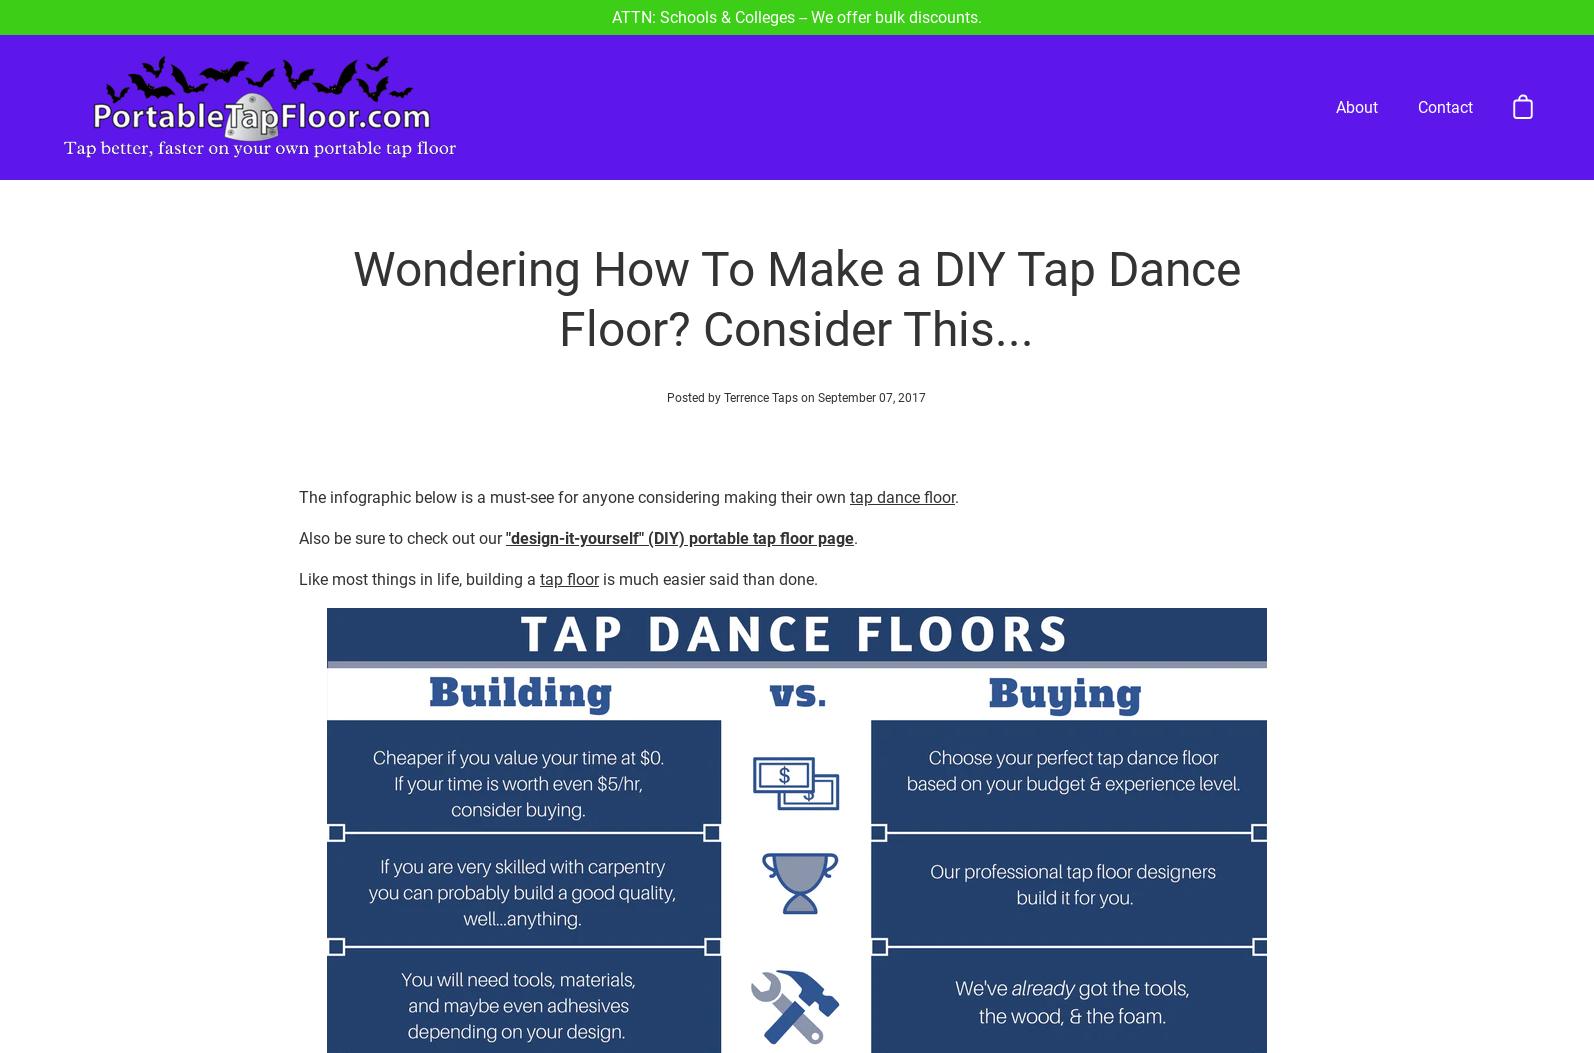 Image resolution: width=1594 pixels, height=1053 pixels. I want to click on 'September 07, 2017', so click(872, 324).